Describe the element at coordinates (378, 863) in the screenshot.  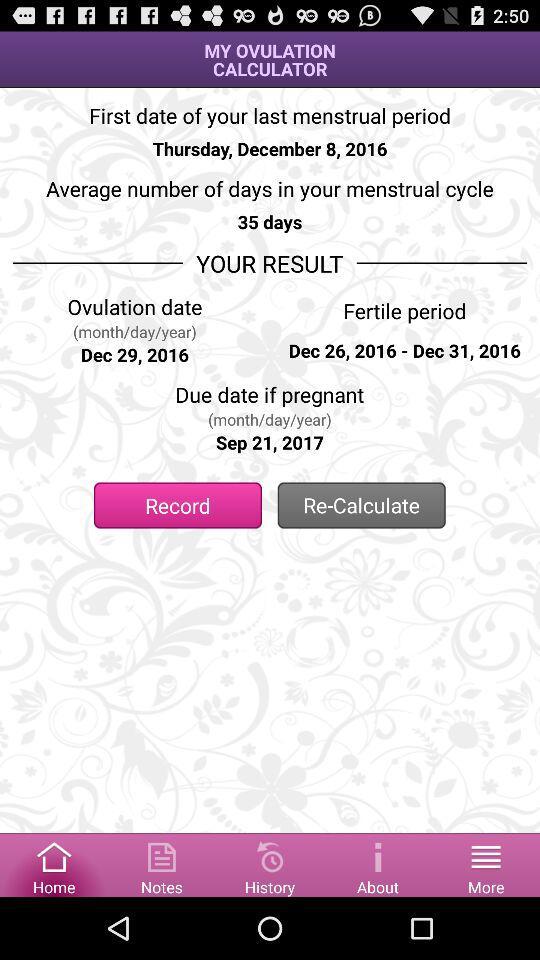
I see `open the 'about screen` at that location.